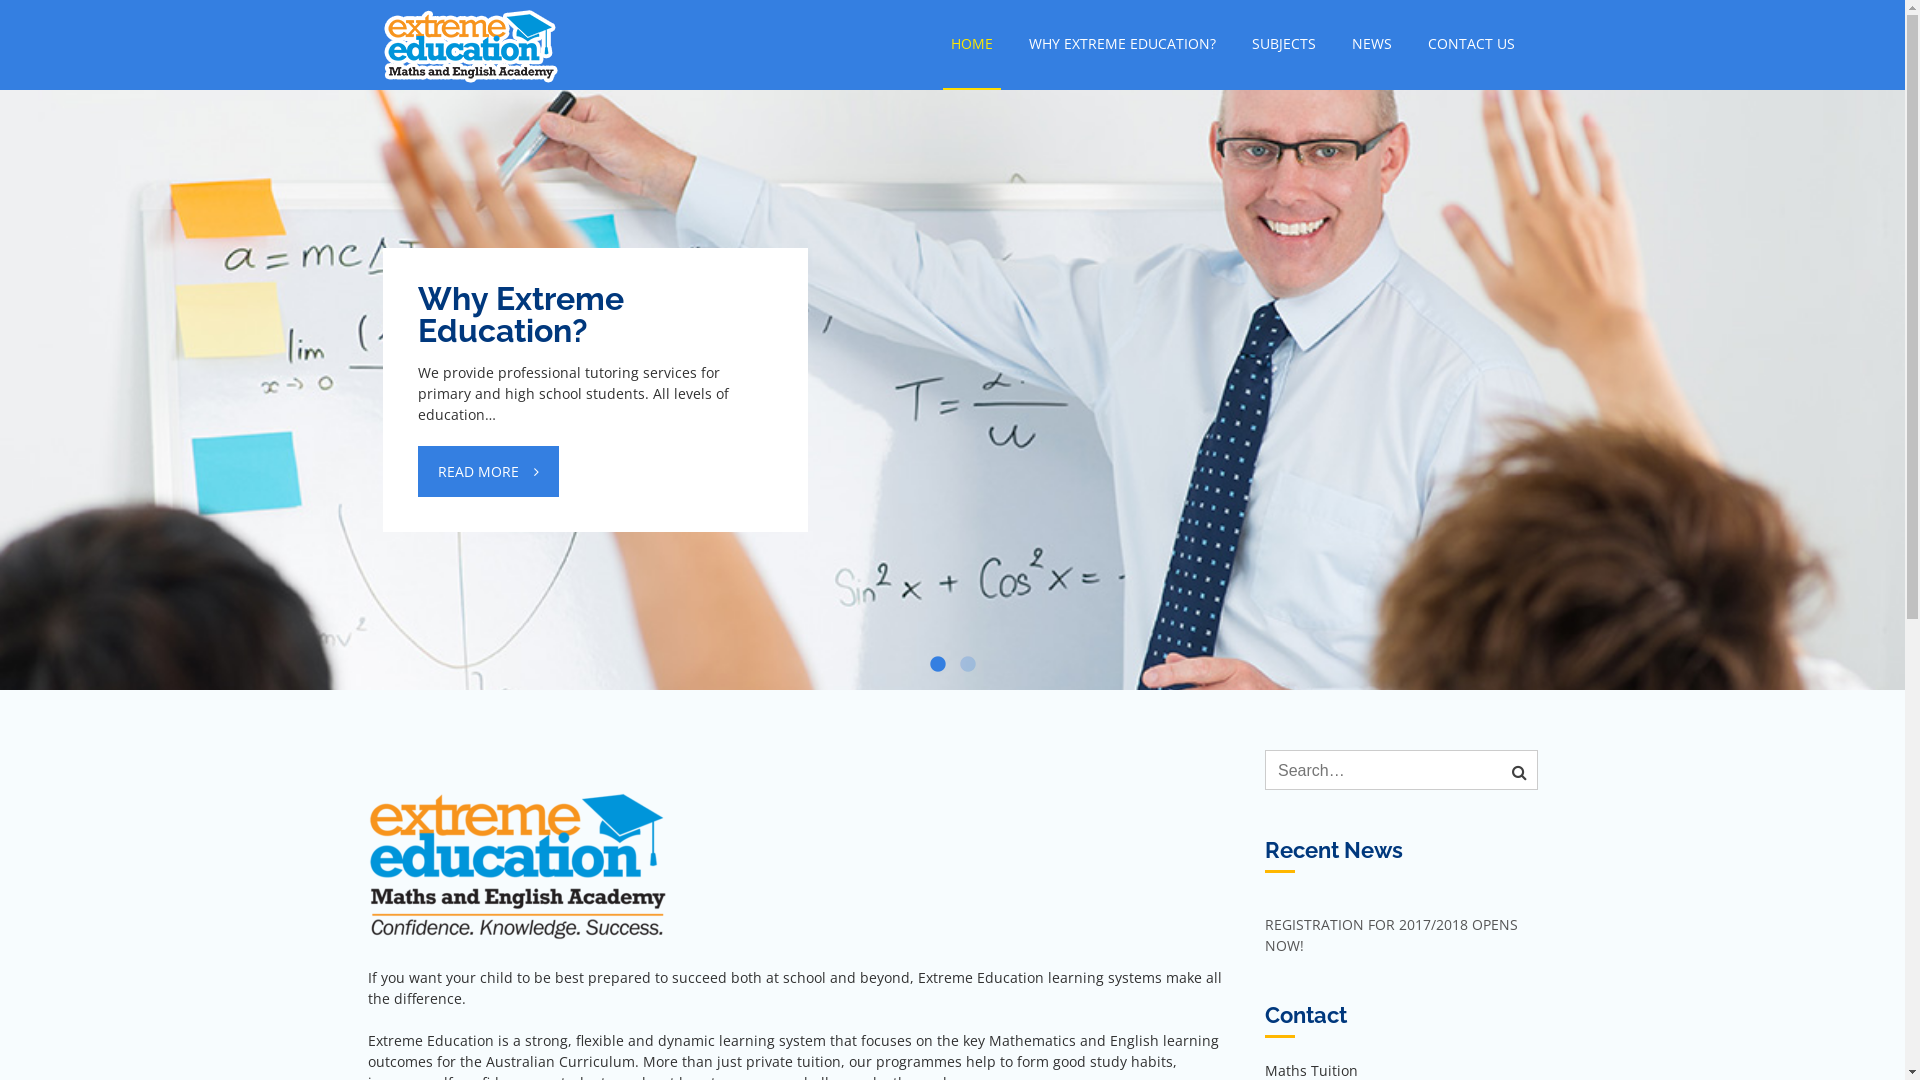 This screenshot has height=1080, width=1920. What do you see at coordinates (1390, 934) in the screenshot?
I see `'REGISTRATION FOR 2017/2018 OPENS NOW!'` at bounding box center [1390, 934].